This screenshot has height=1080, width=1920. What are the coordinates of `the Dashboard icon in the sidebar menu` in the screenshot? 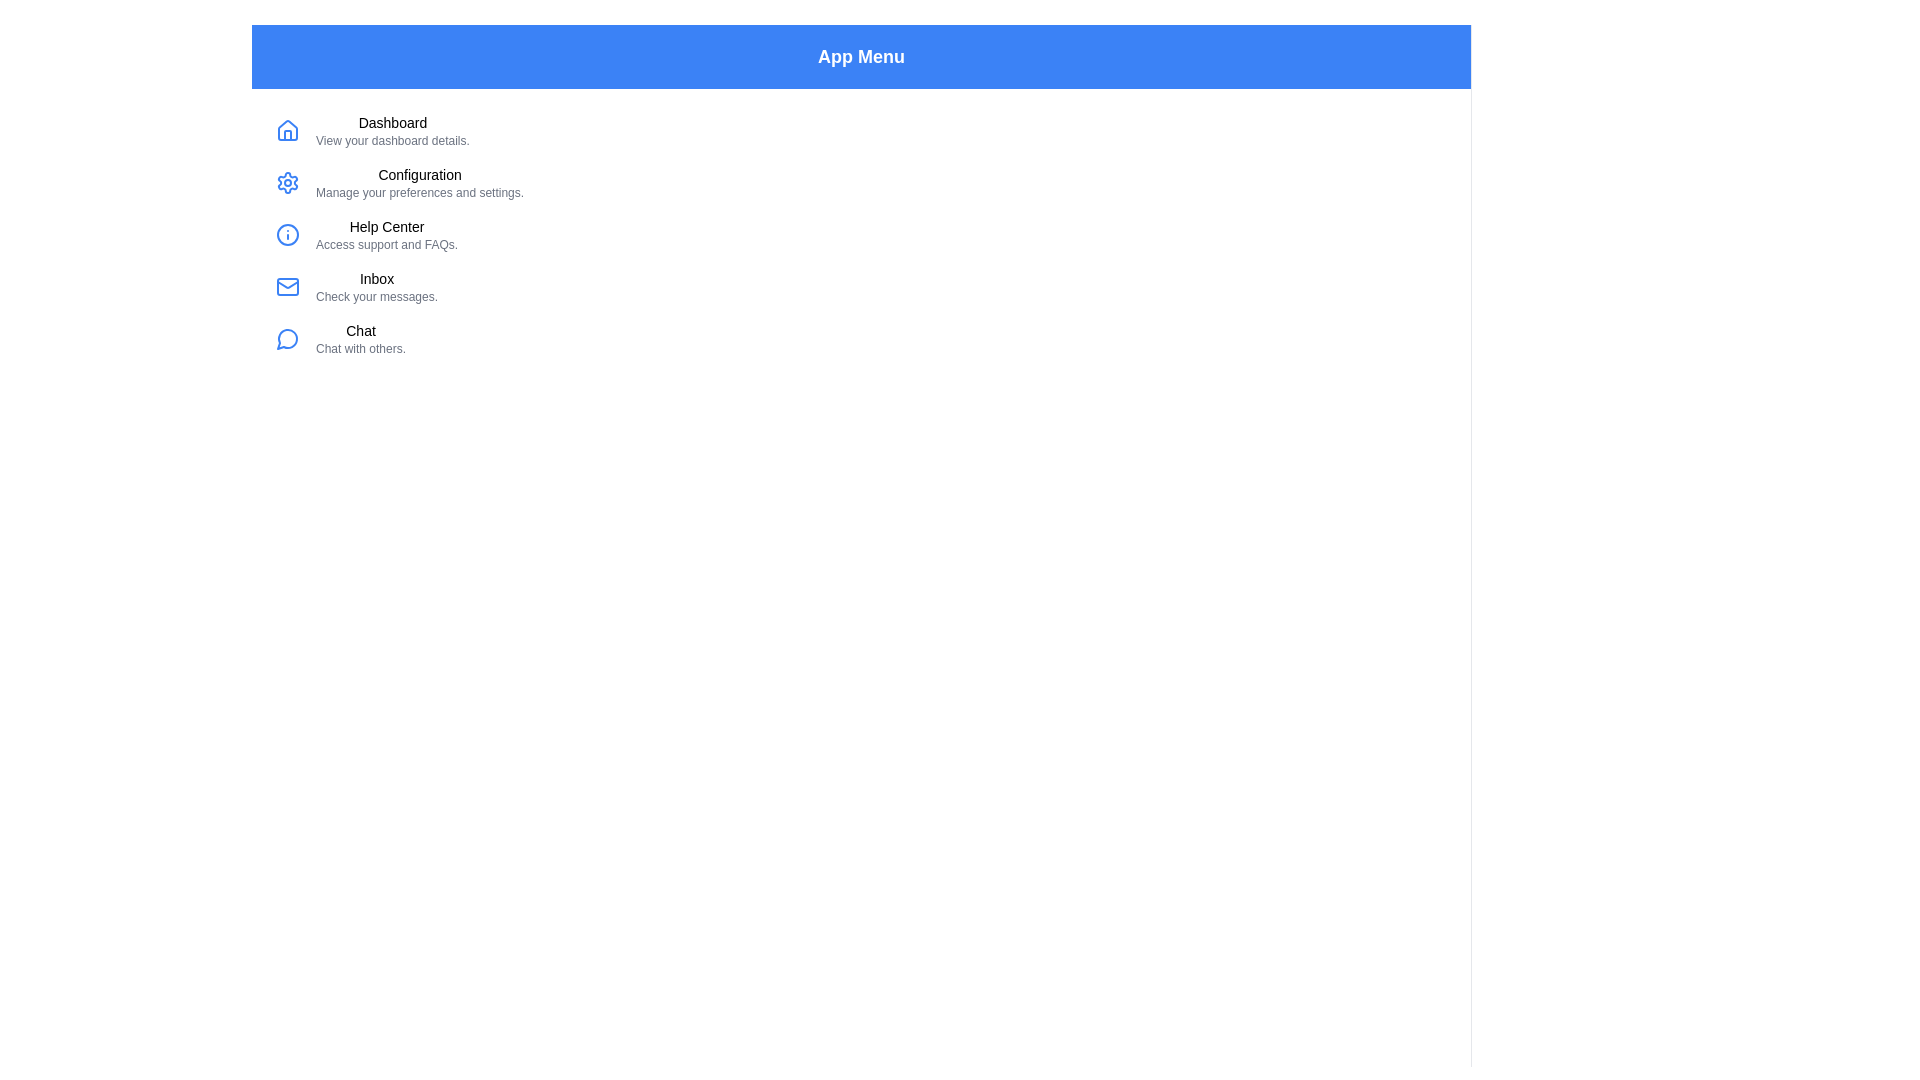 It's located at (287, 131).